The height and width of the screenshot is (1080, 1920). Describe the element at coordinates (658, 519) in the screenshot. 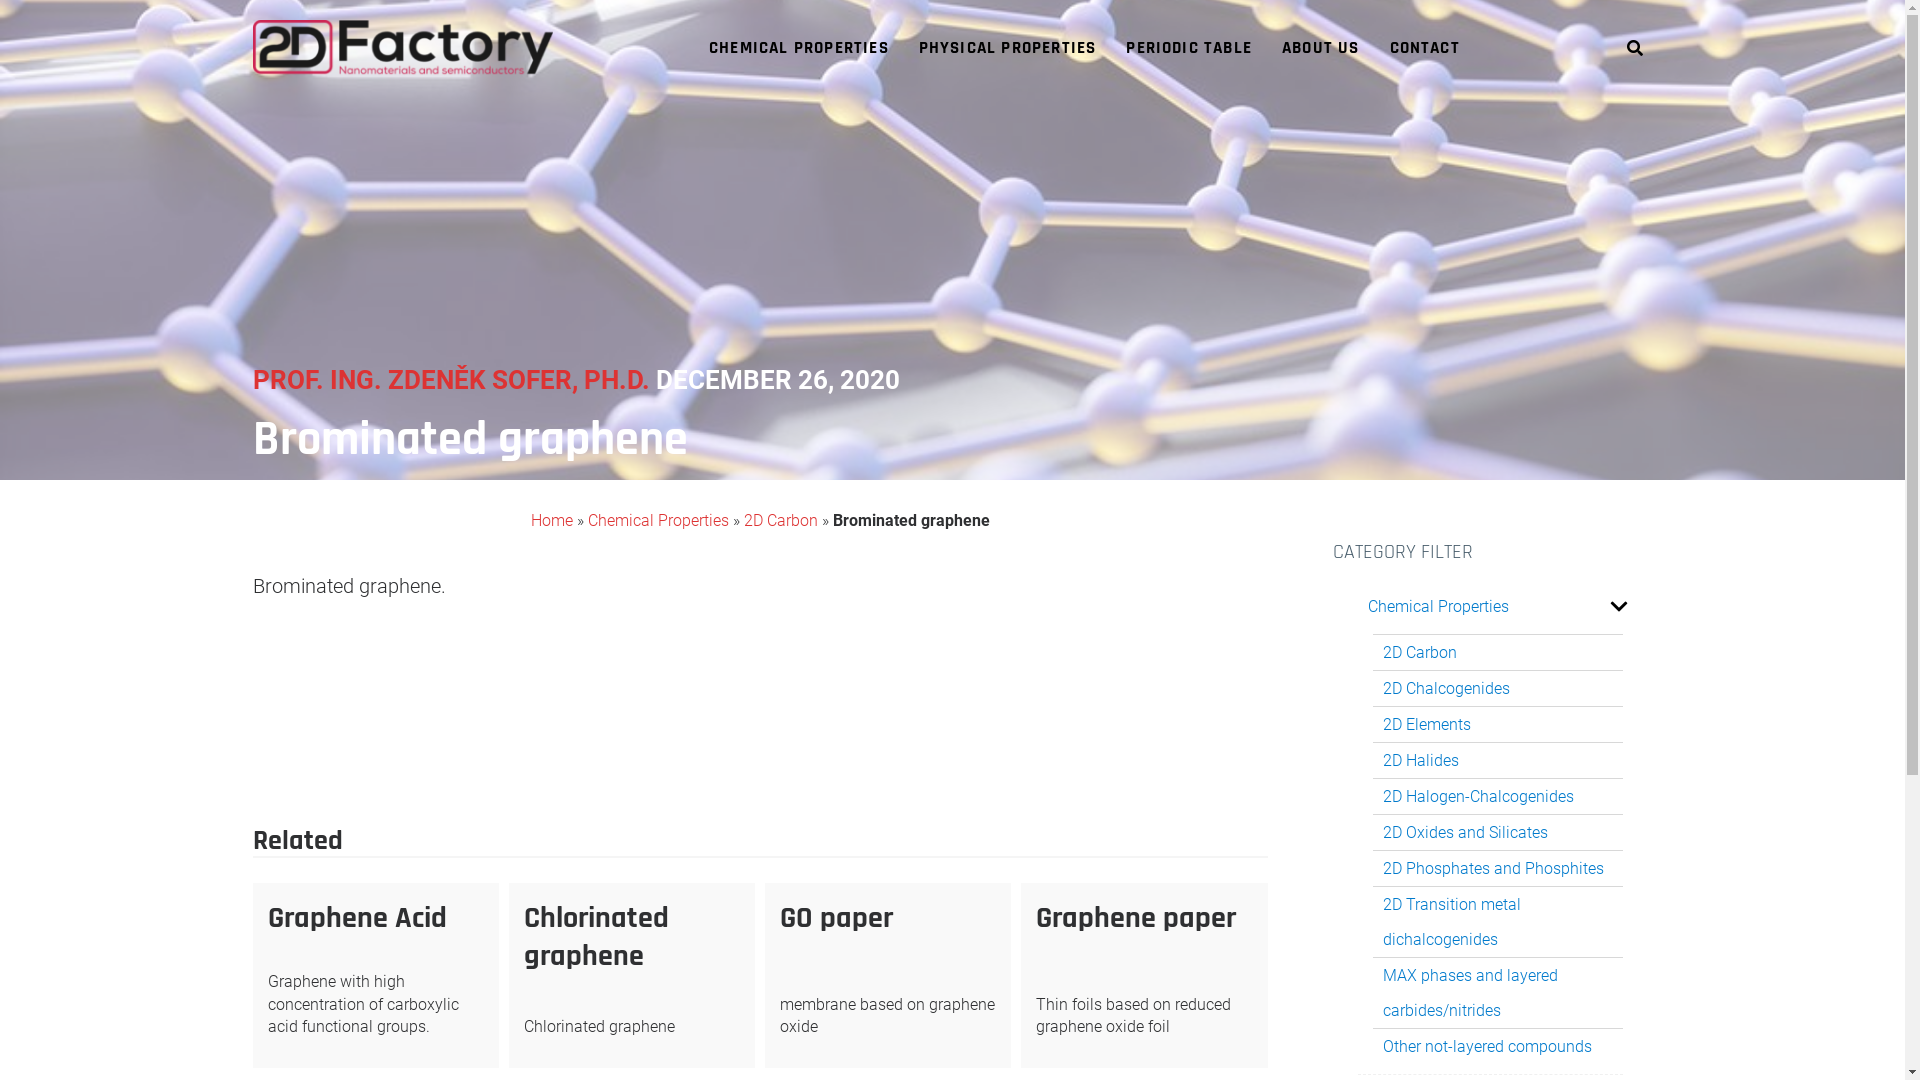

I see `'Chemical Properties'` at that location.